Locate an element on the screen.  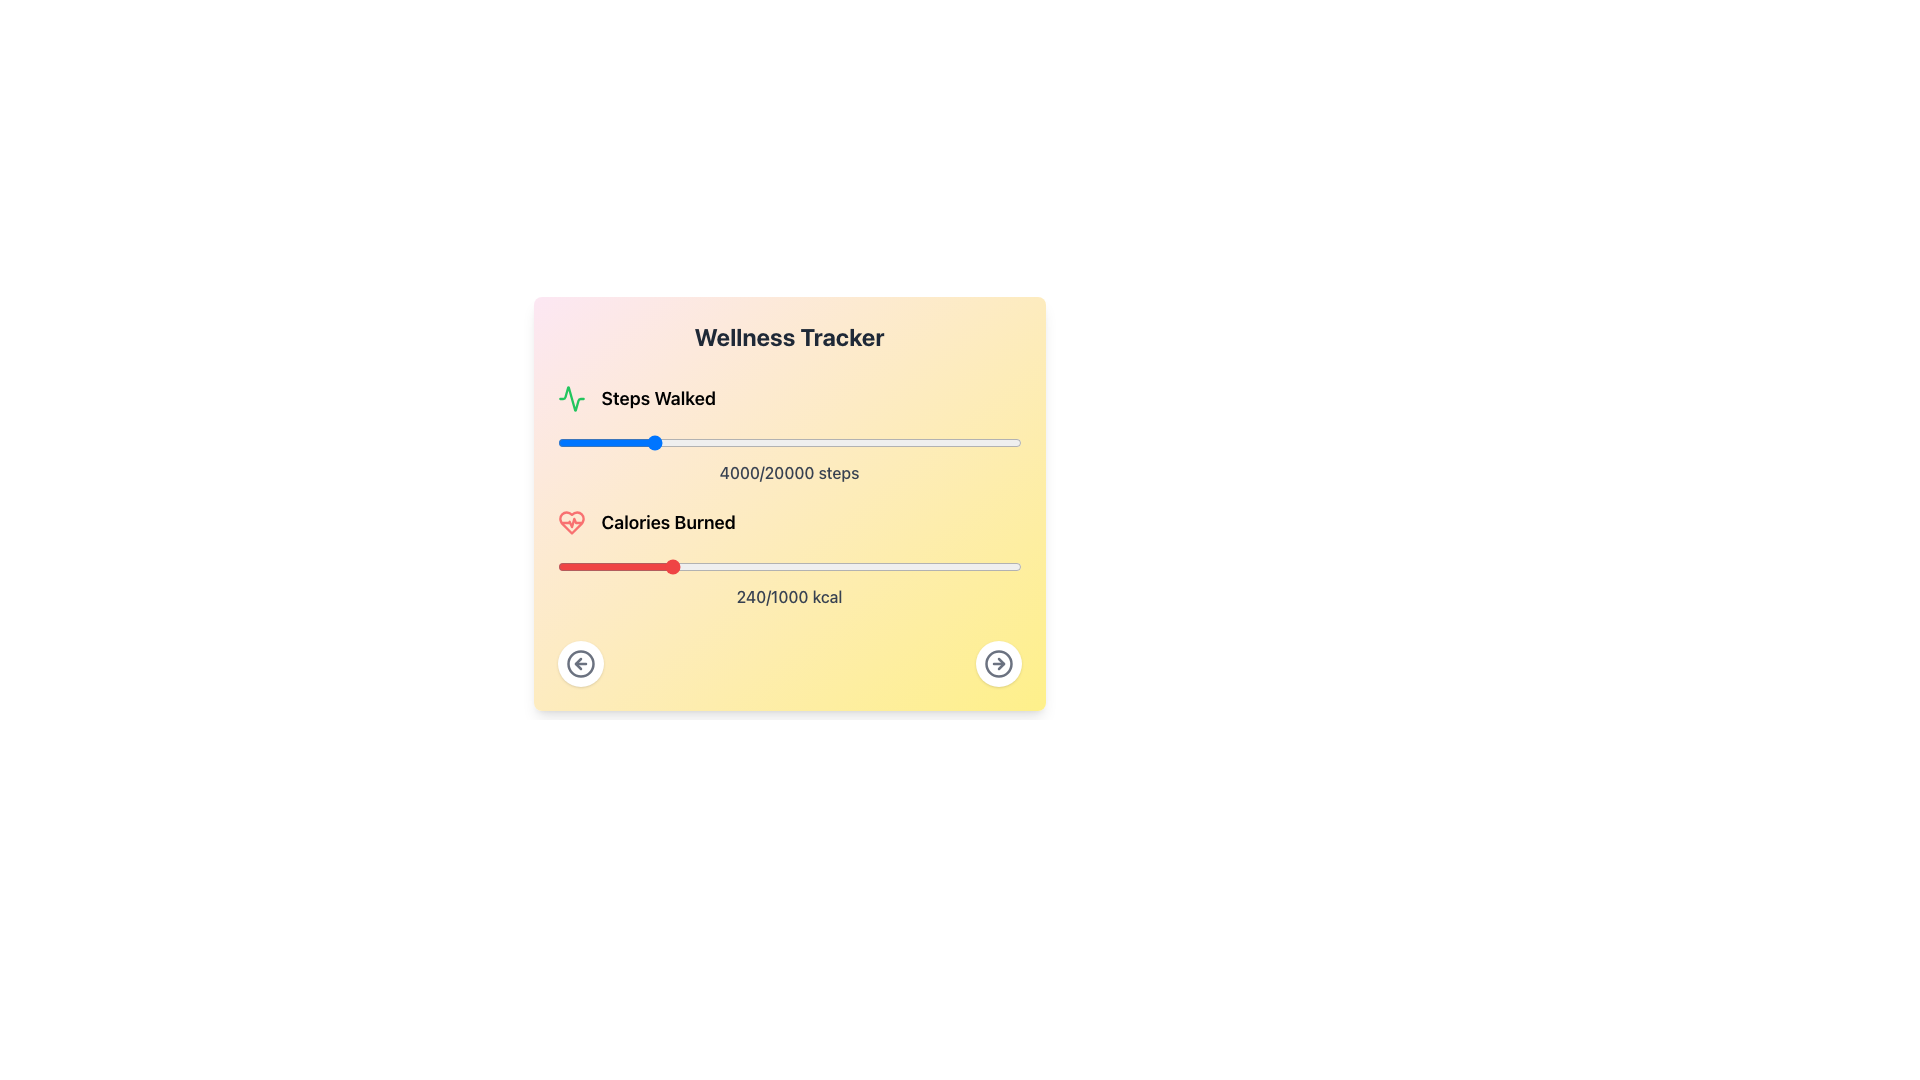
the inner circle of the left-arrow icon located in the bottom-left corner of the wellness tracker card interface is located at coordinates (579, 663).